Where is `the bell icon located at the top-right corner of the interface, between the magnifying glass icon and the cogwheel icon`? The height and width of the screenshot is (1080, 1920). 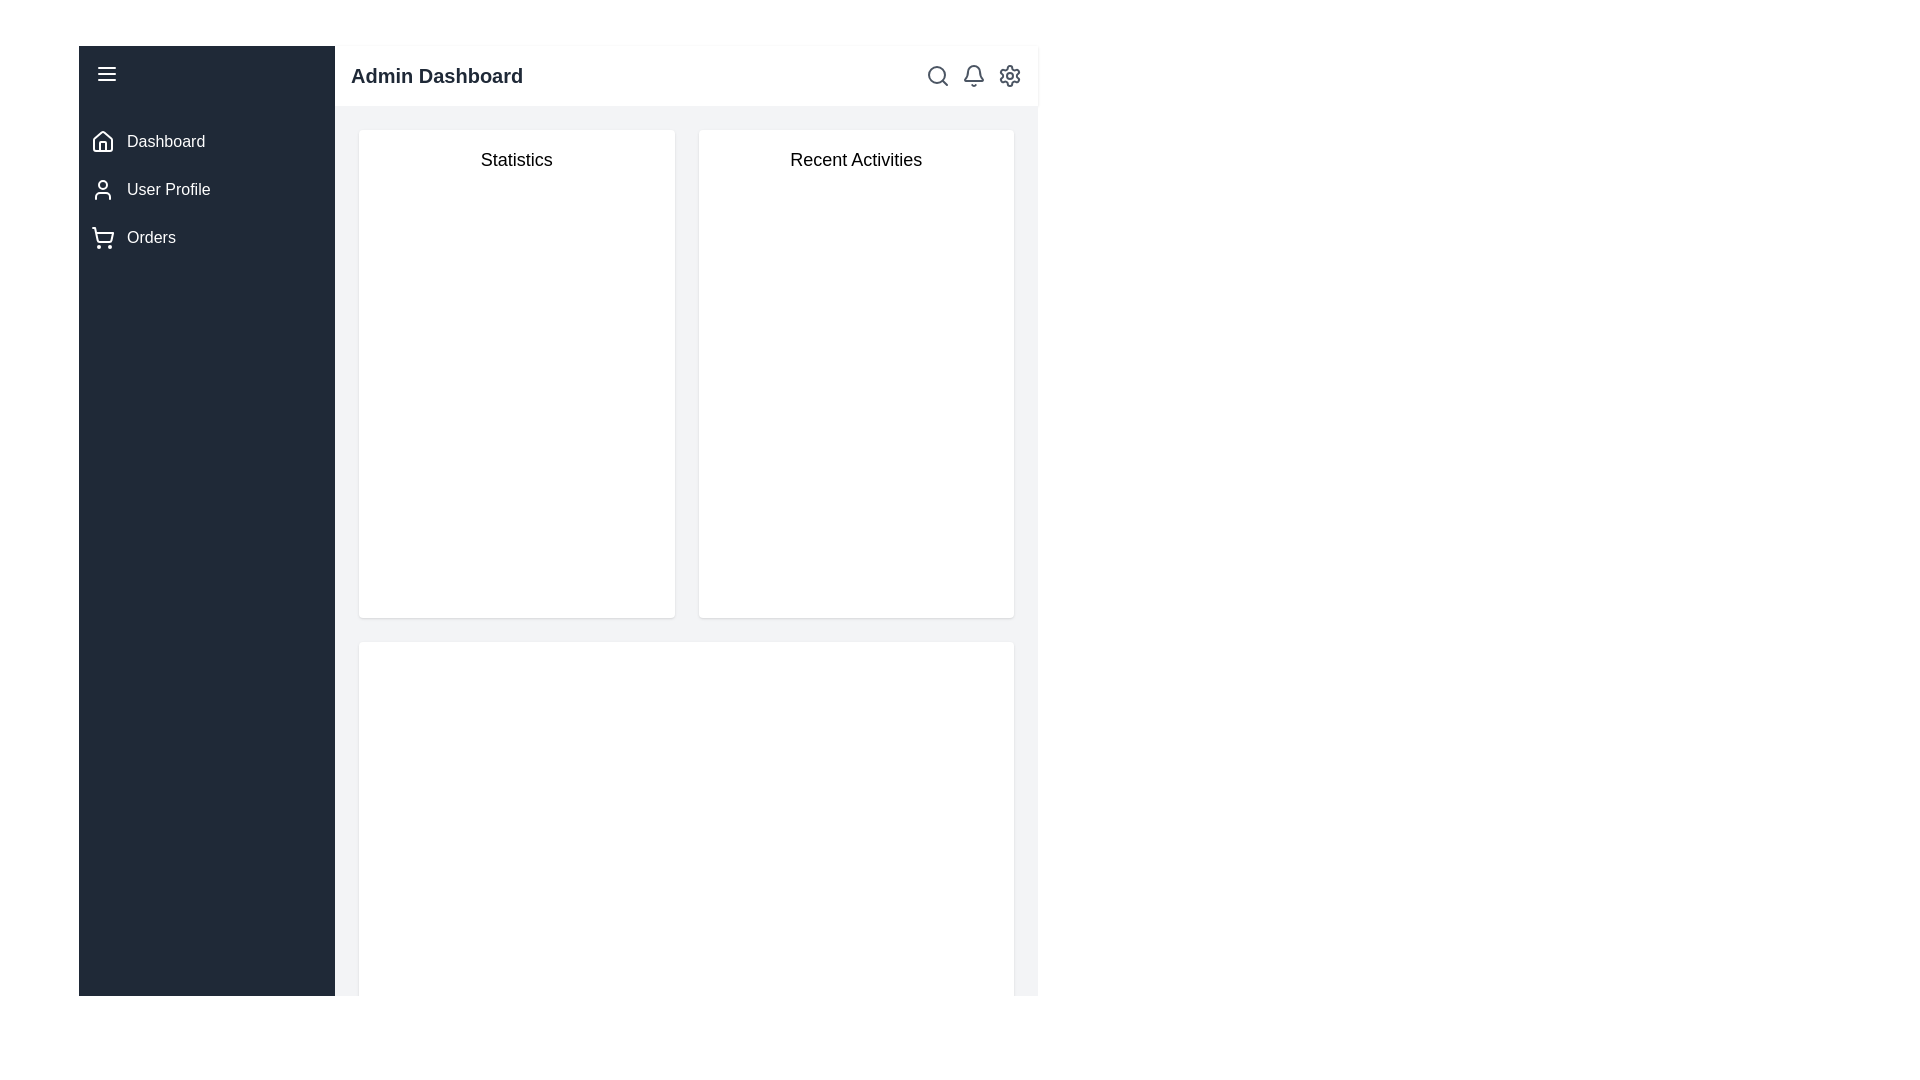
the bell icon located at the top-right corner of the interface, between the magnifying glass icon and the cogwheel icon is located at coordinates (974, 75).